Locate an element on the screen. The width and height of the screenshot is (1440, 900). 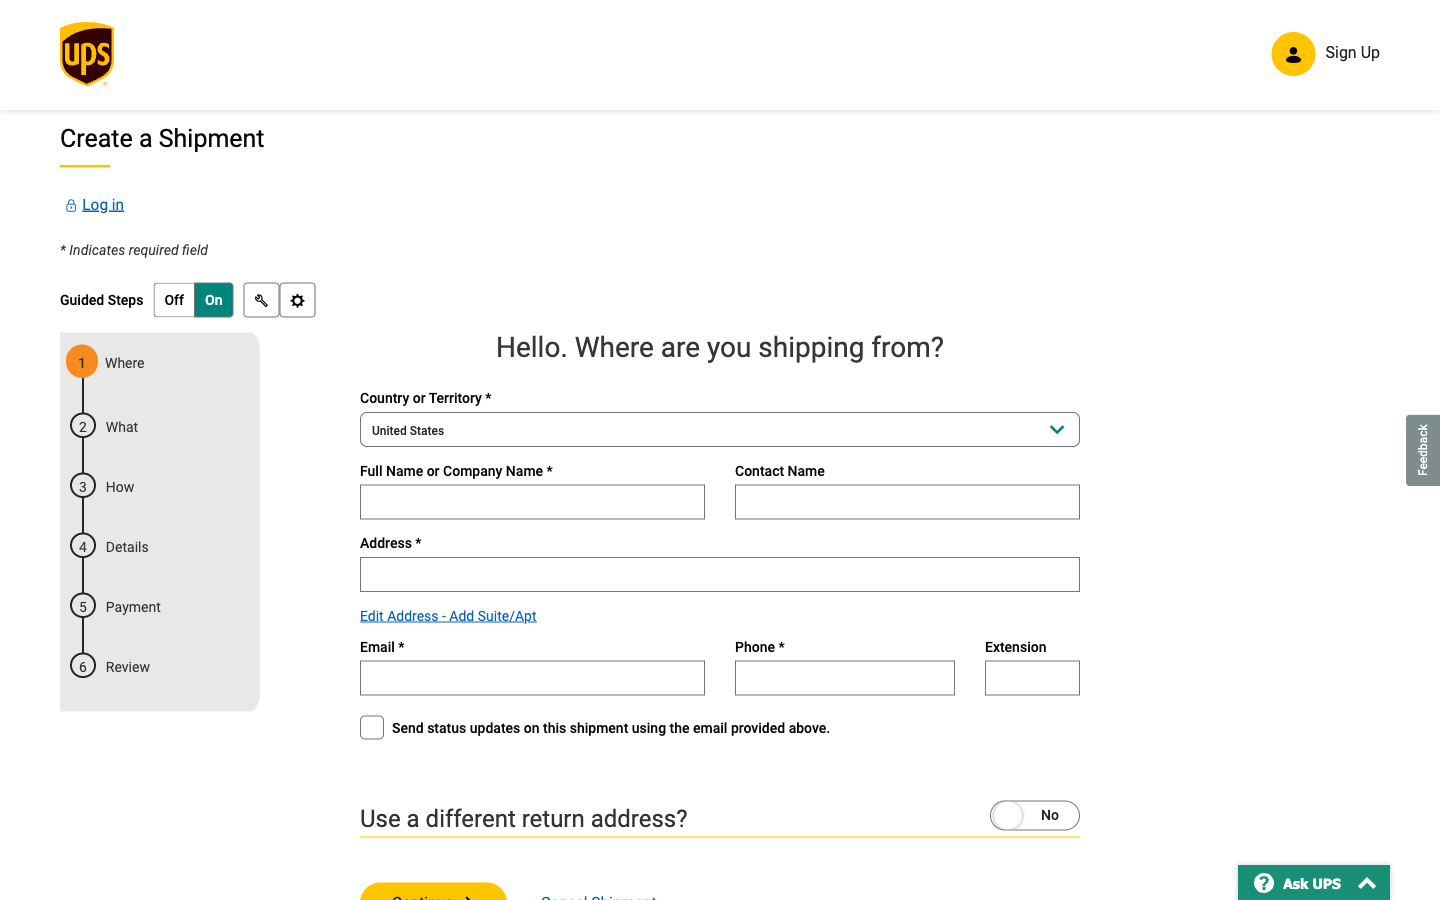
Check the shipment settings is located at coordinates (295, 301).